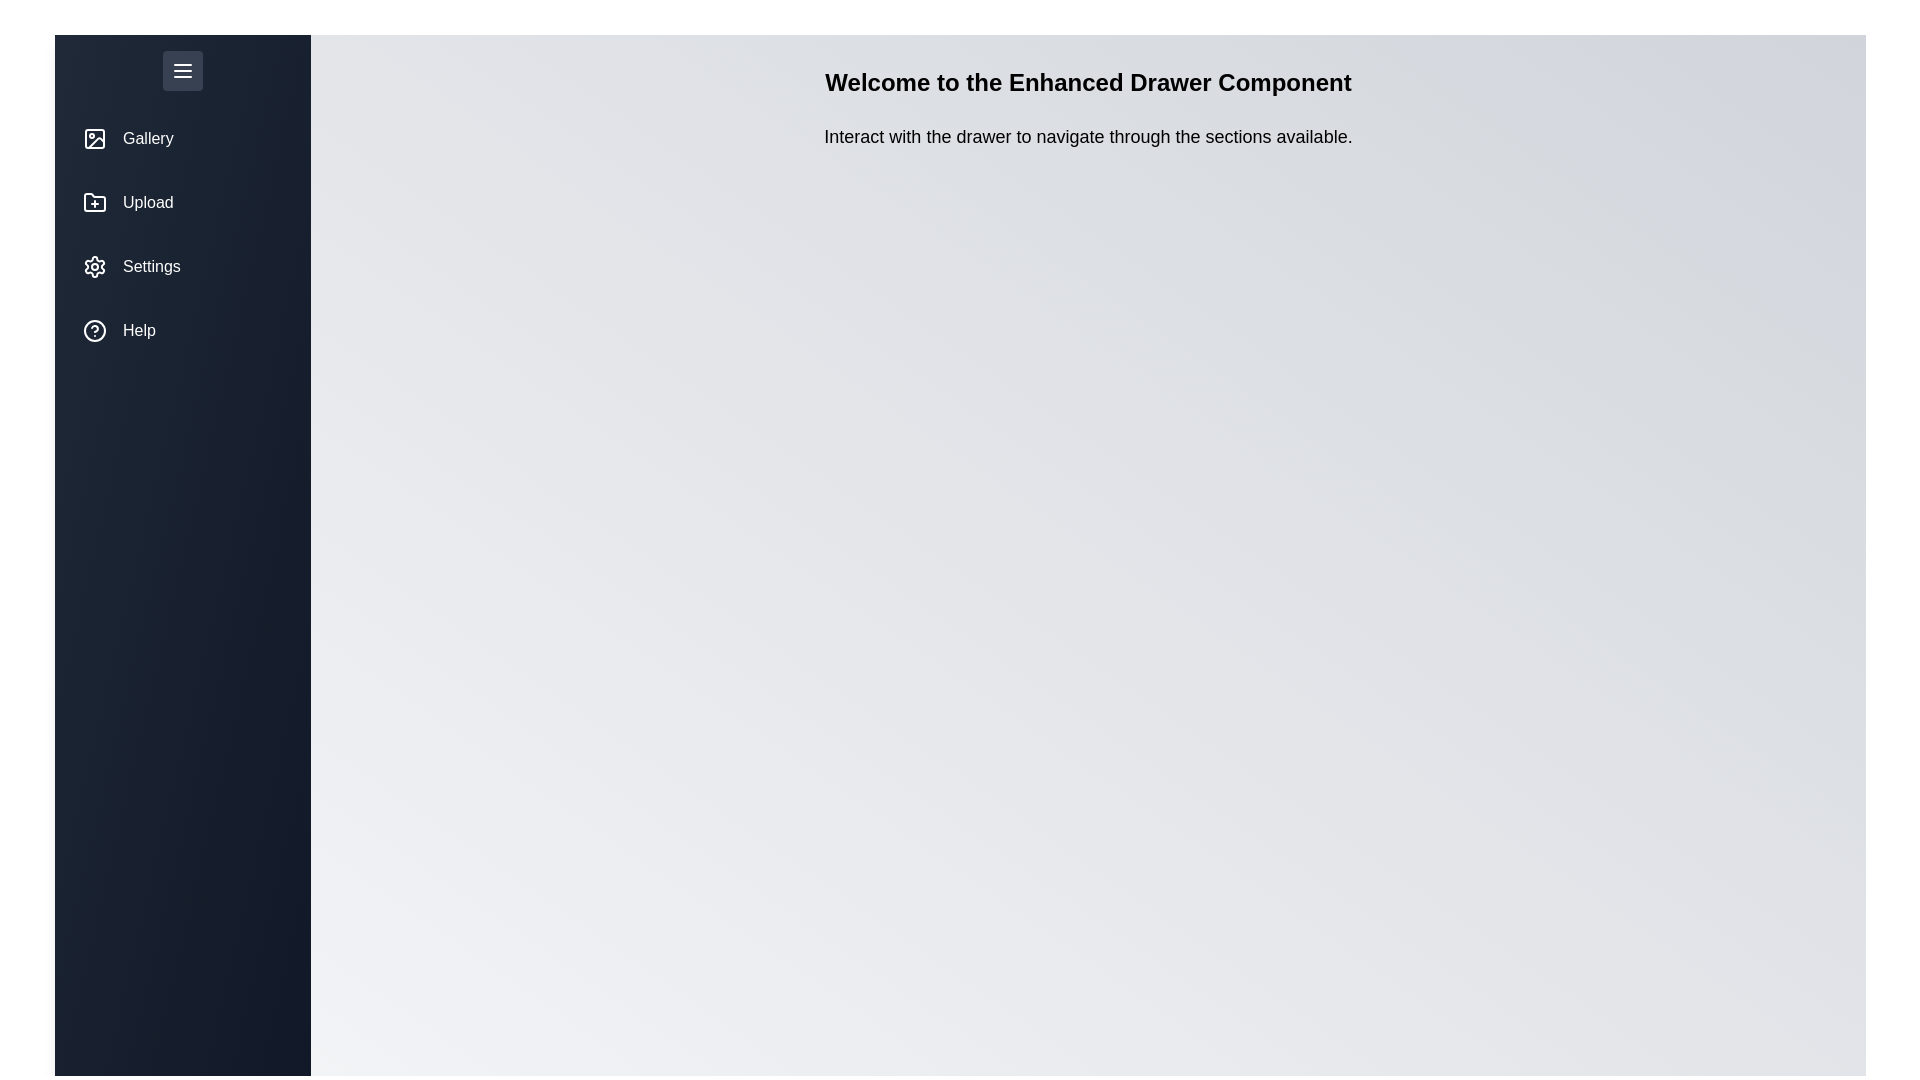 The height and width of the screenshot is (1080, 1920). Describe the element at coordinates (94, 265) in the screenshot. I see `the icon corresponding to the Settings section` at that location.